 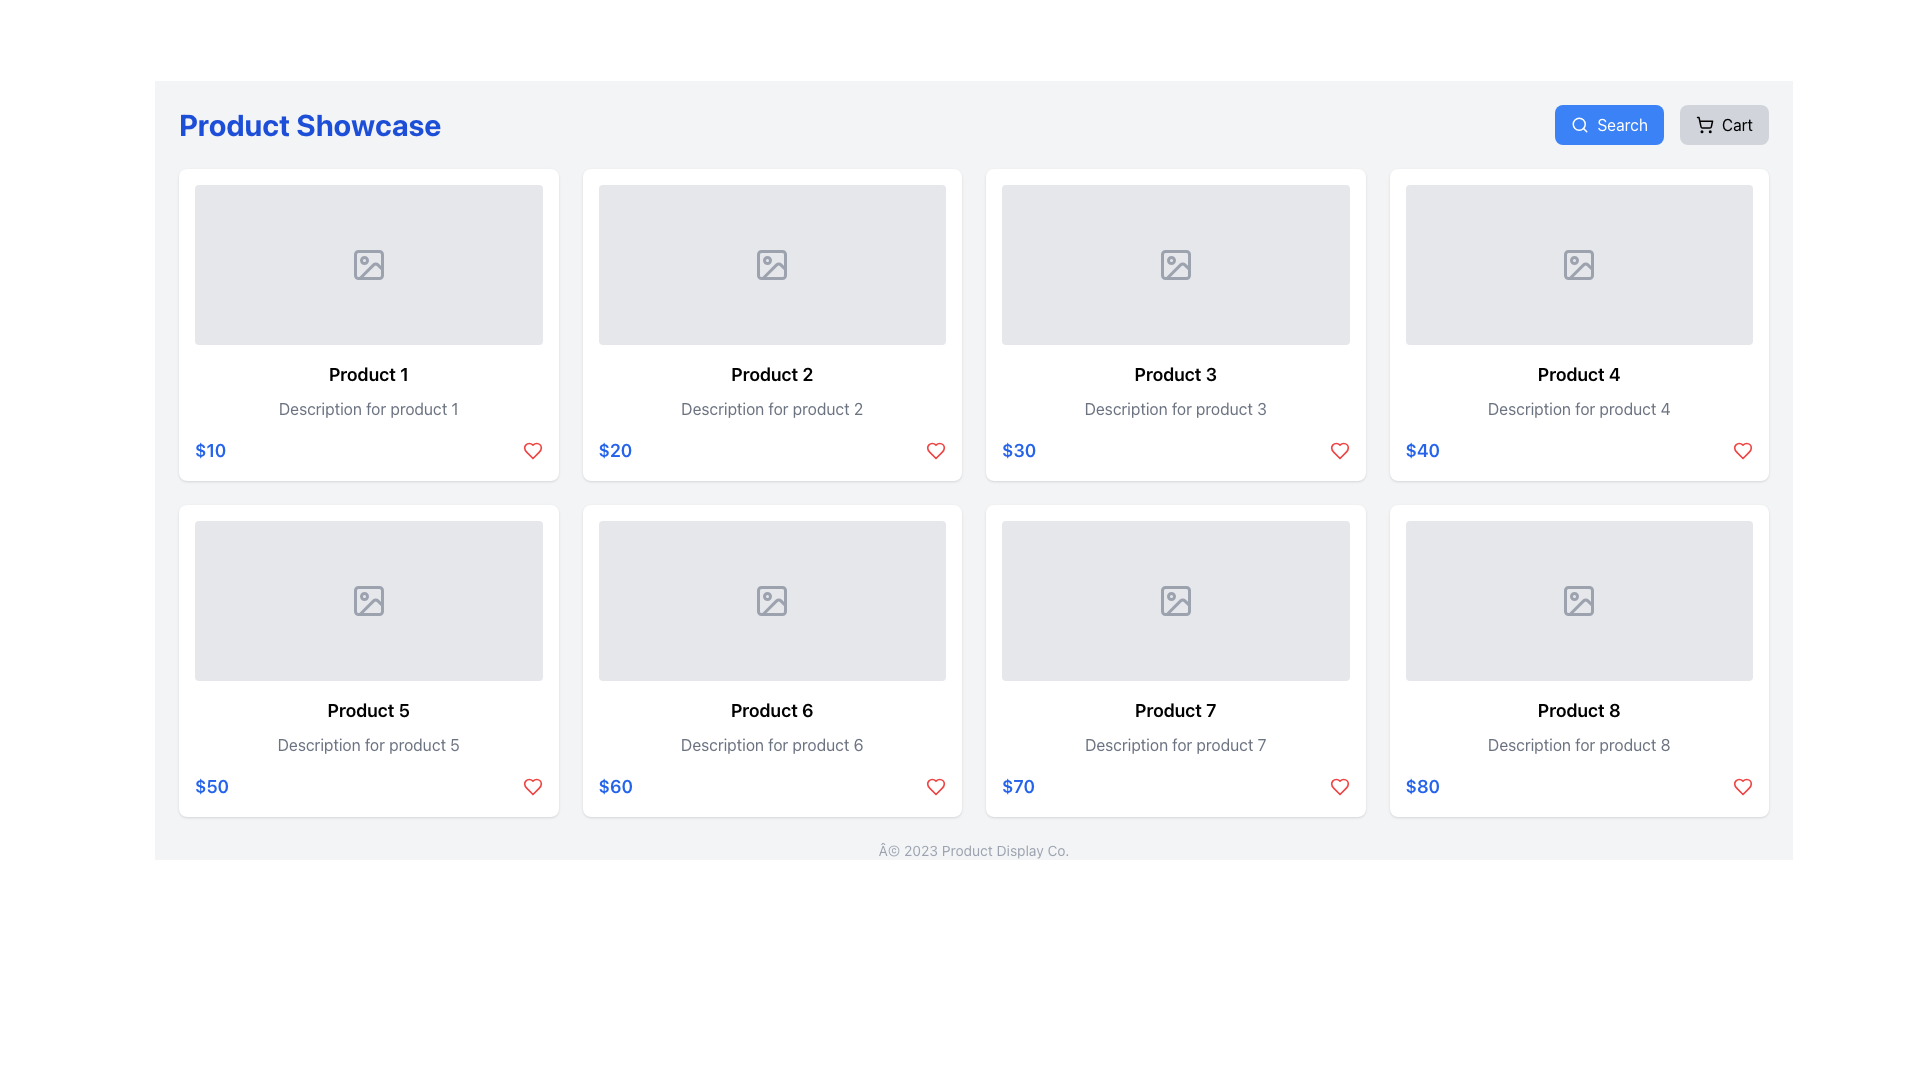 I want to click on the image placeholder for 'Product 8', which is located at the top of the card in the bottom-right corner of the product grid, so click(x=1578, y=600).